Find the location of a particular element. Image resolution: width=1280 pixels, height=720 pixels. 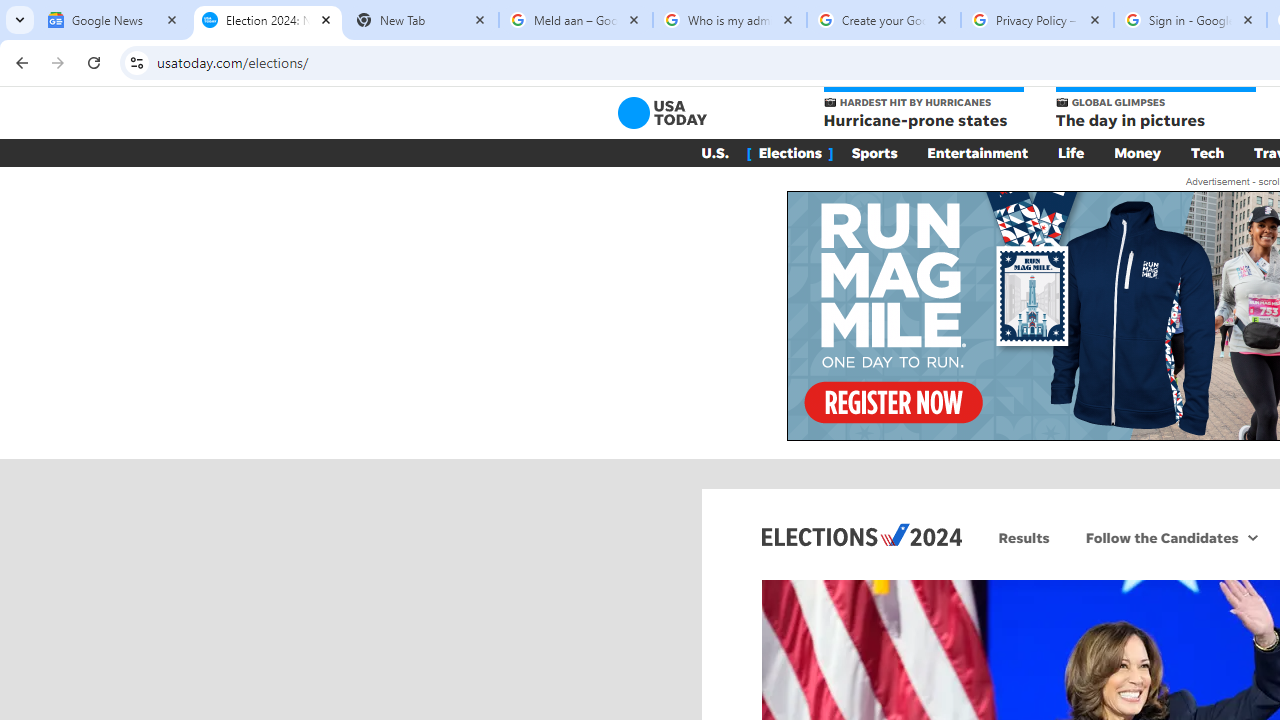

'Sports' is located at coordinates (874, 152).